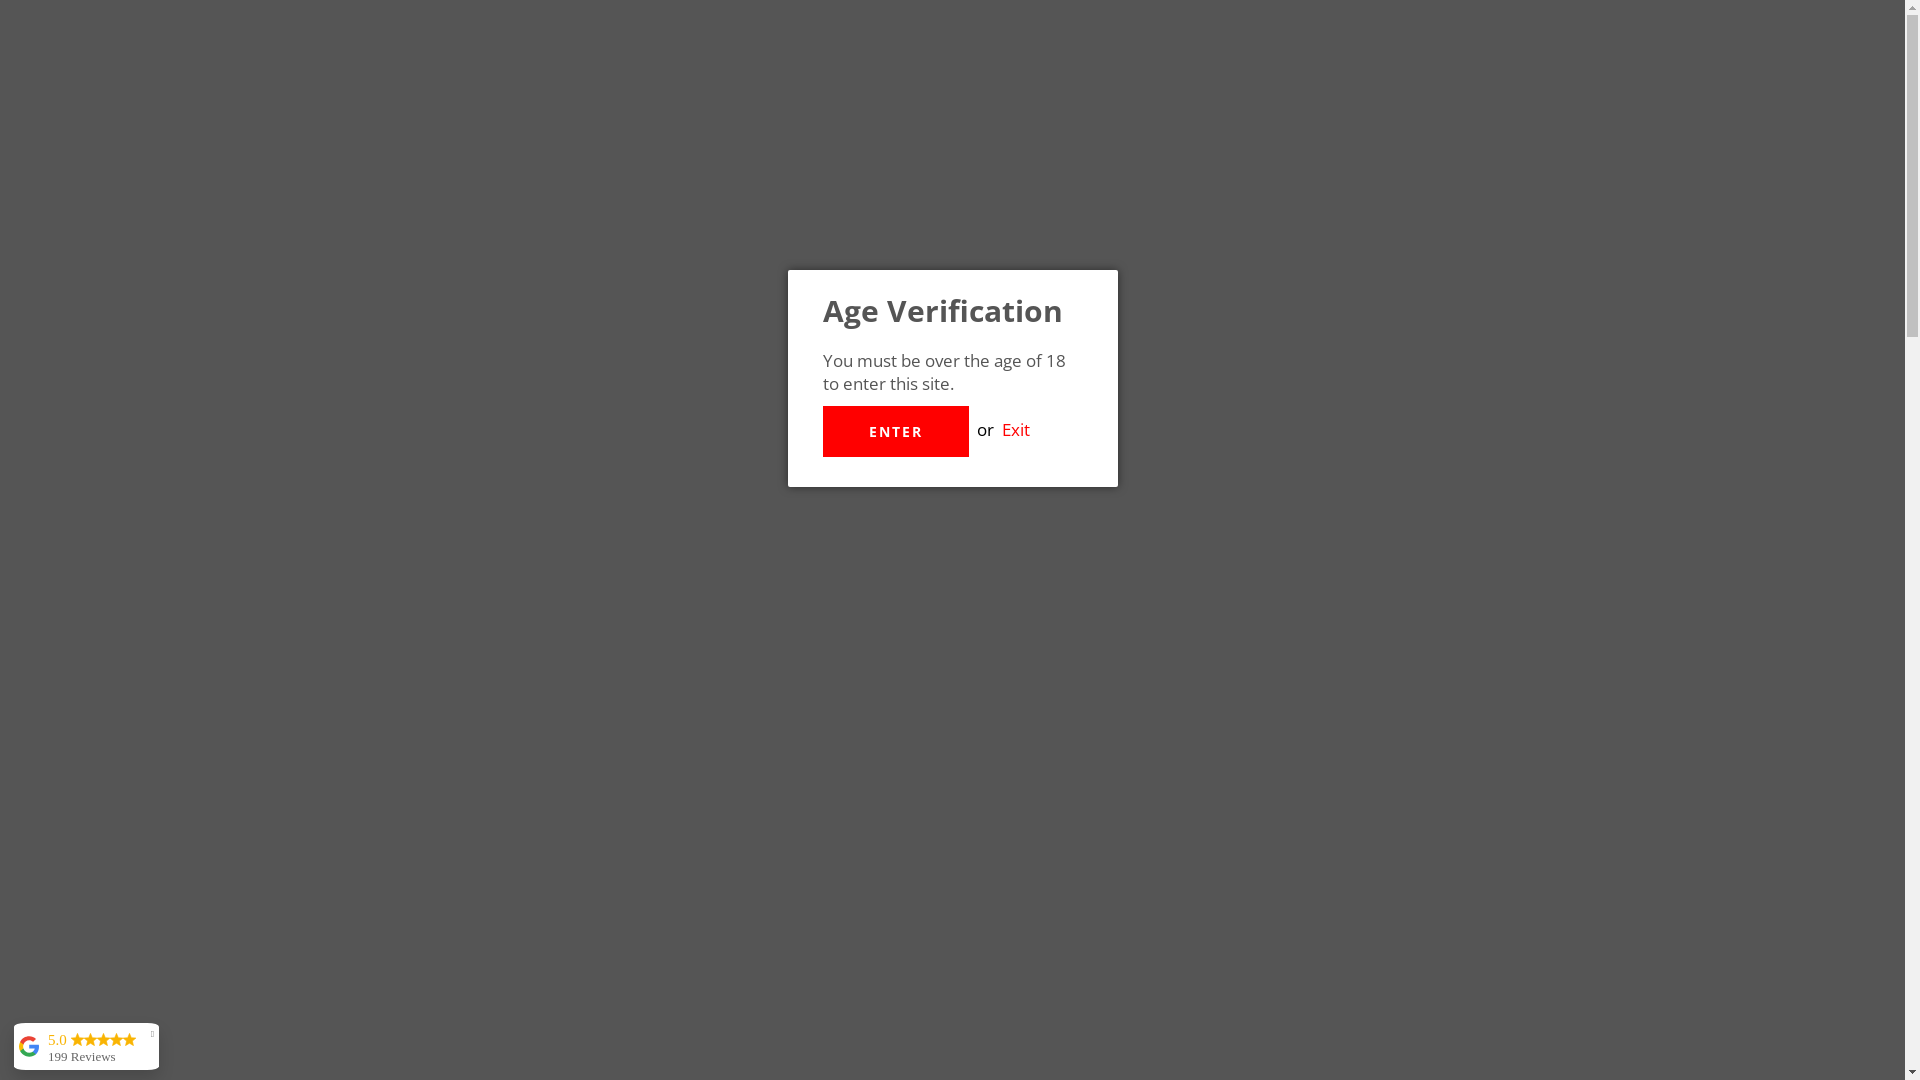 The image size is (1920, 1080). Describe the element at coordinates (1016, 428) in the screenshot. I see `'Exit'` at that location.